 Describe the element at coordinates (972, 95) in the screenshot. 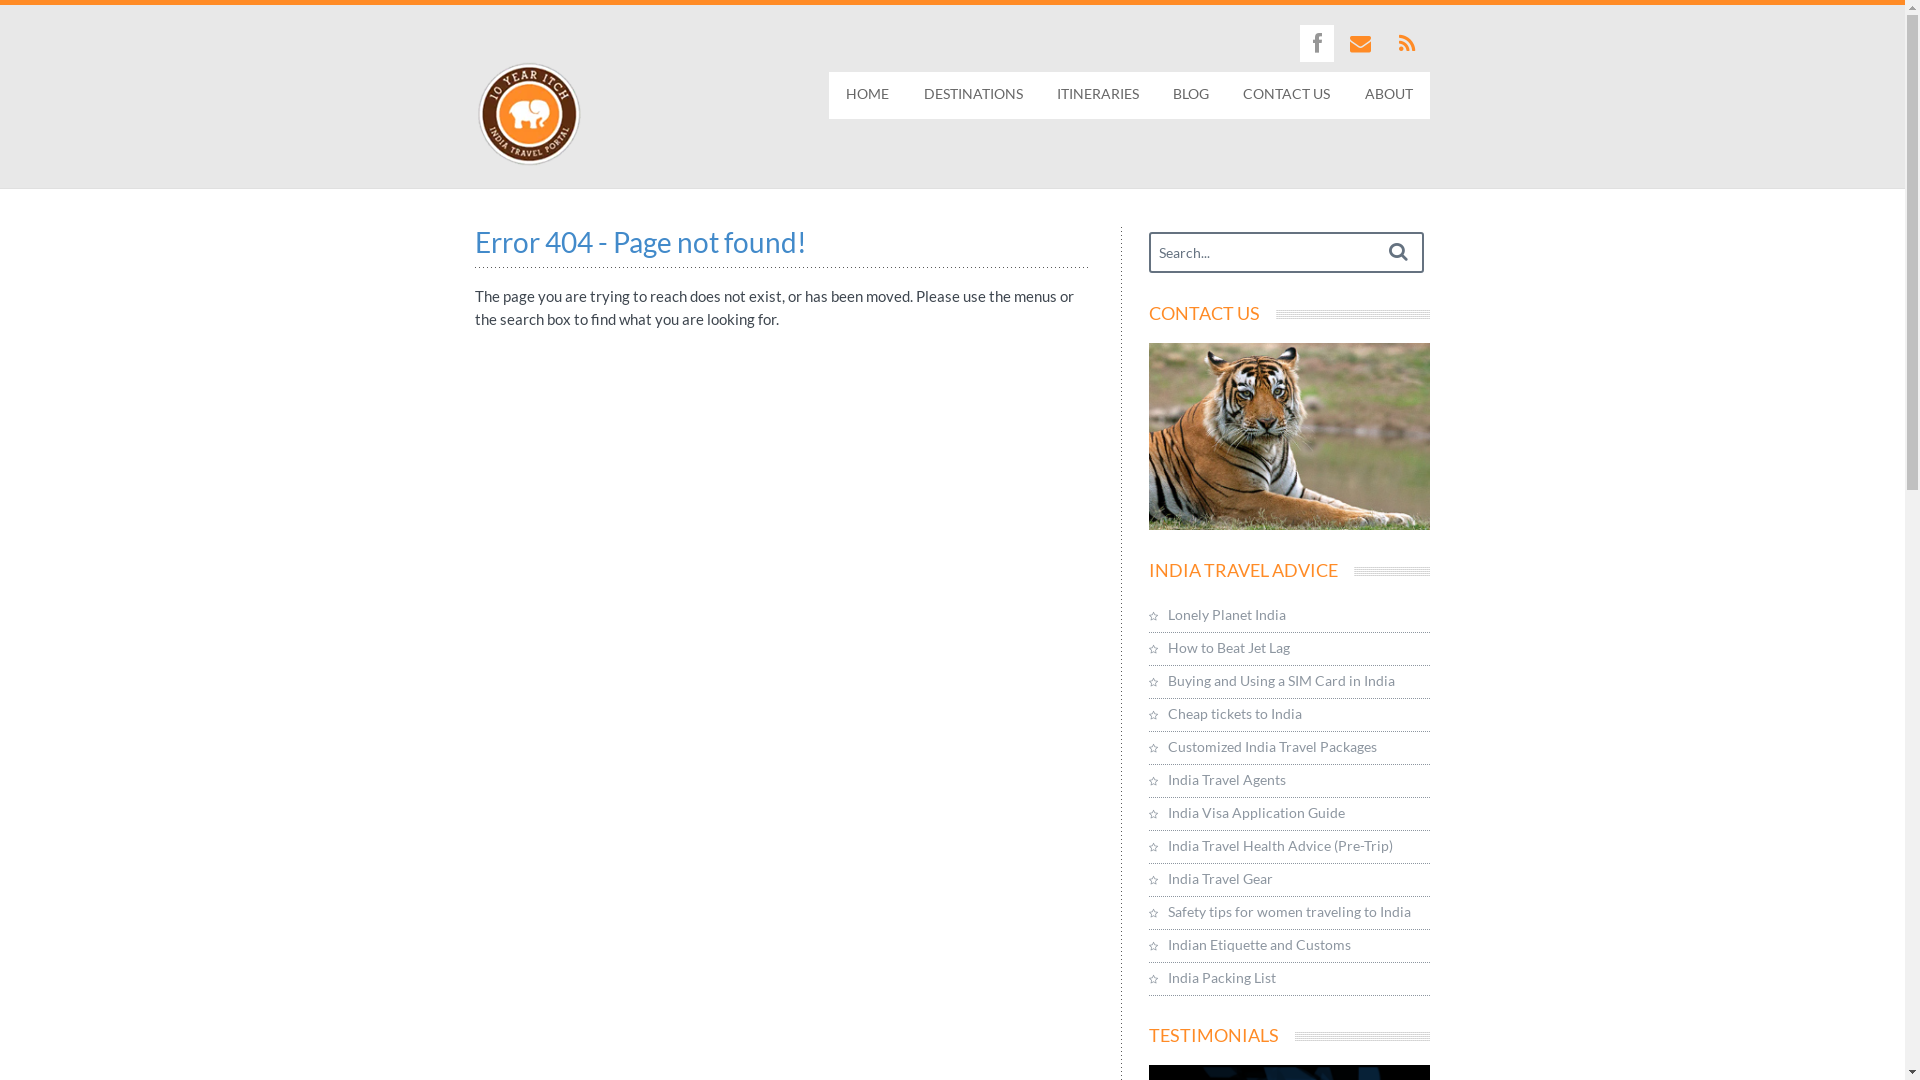

I see `'DESTINATIONS'` at that location.